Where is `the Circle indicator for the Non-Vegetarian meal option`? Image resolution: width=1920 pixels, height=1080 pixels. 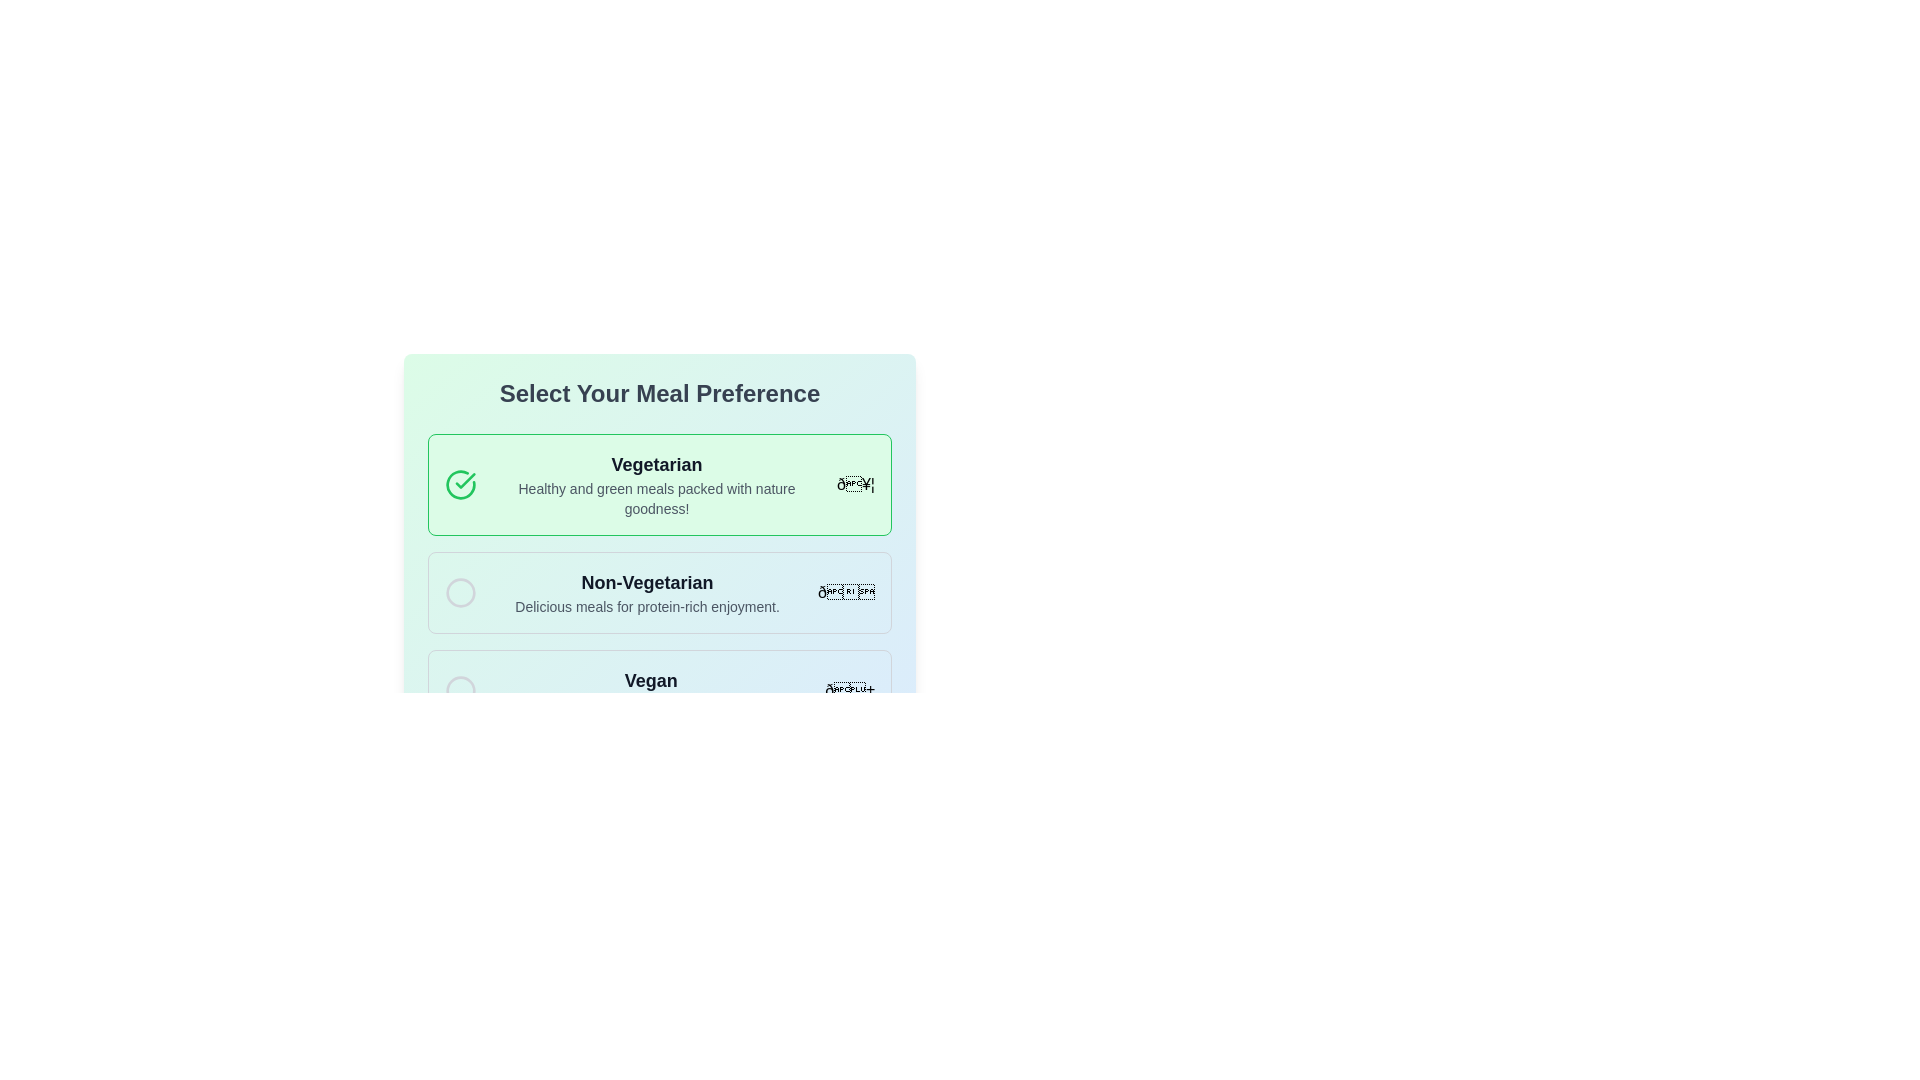 the Circle indicator for the Non-Vegetarian meal option is located at coordinates (459, 592).